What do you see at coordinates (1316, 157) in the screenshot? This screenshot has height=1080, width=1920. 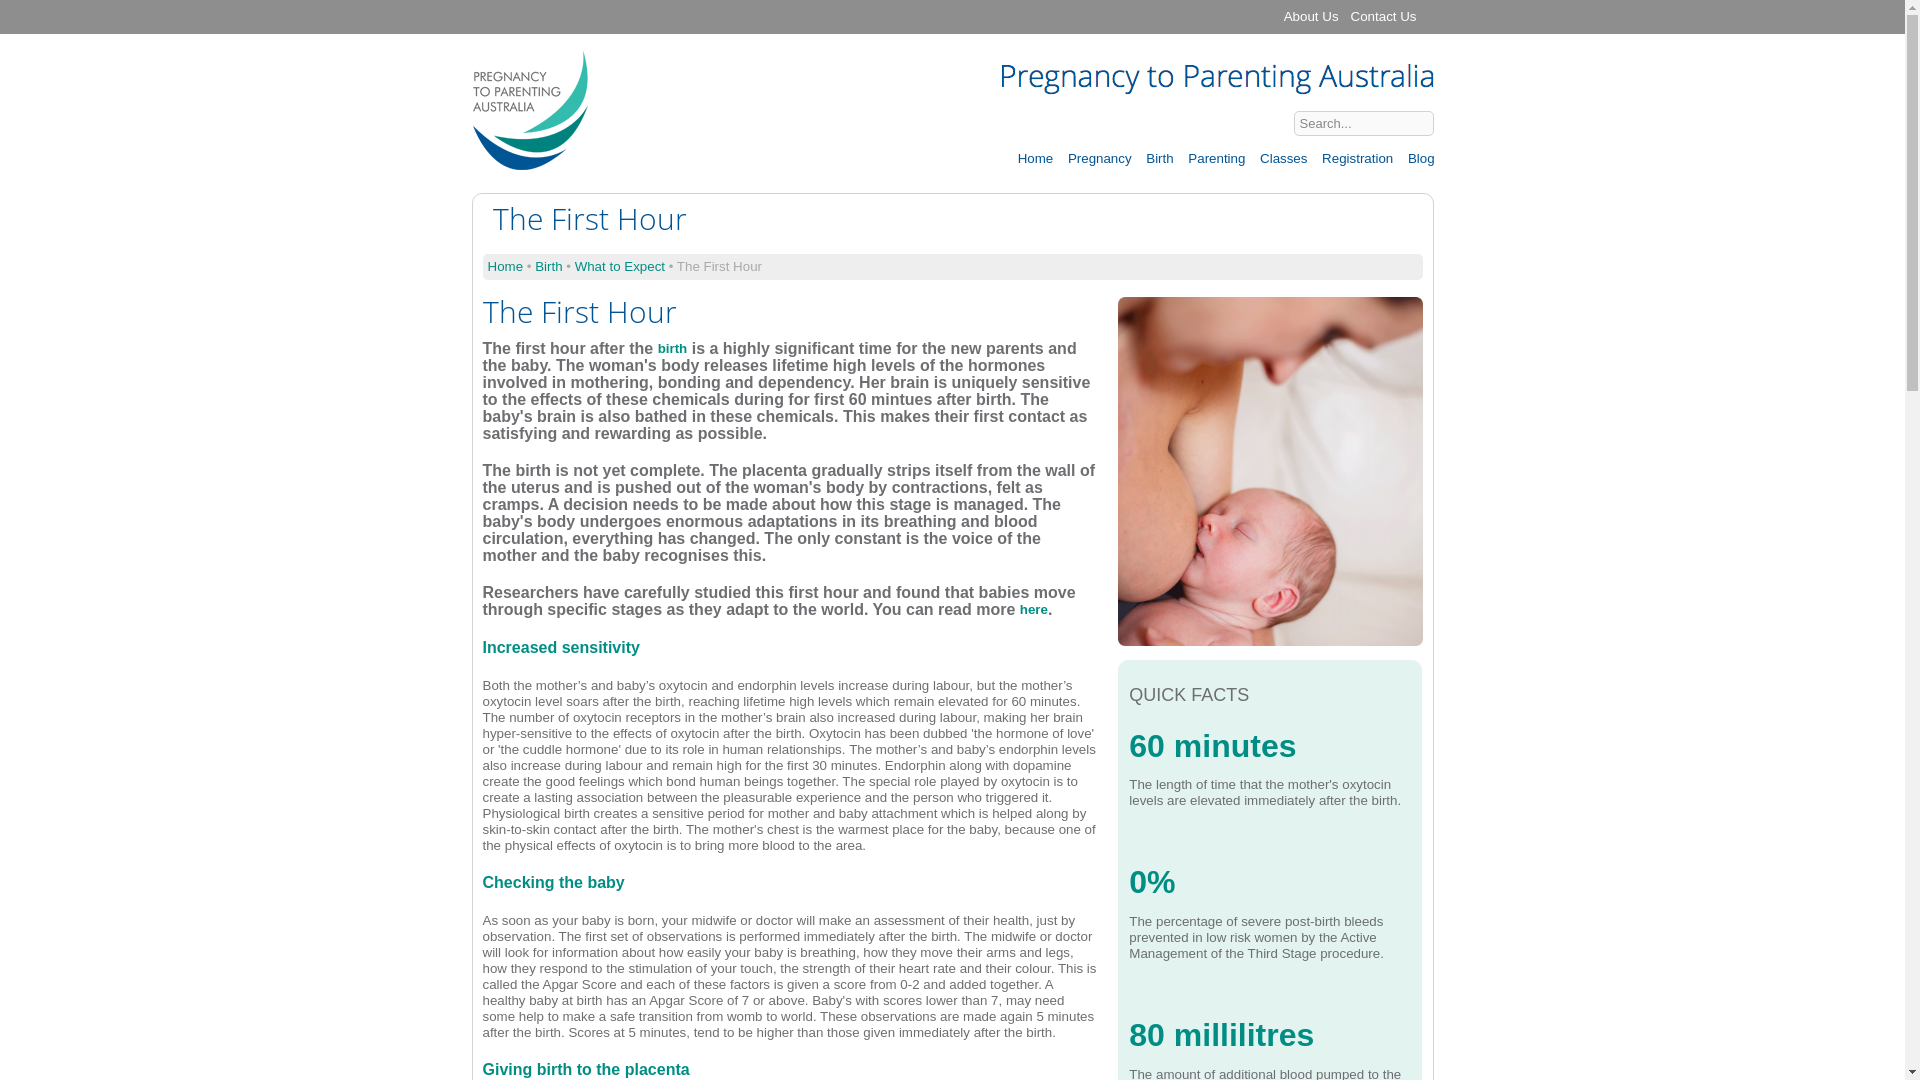 I see `'Registration'` at bounding box center [1316, 157].